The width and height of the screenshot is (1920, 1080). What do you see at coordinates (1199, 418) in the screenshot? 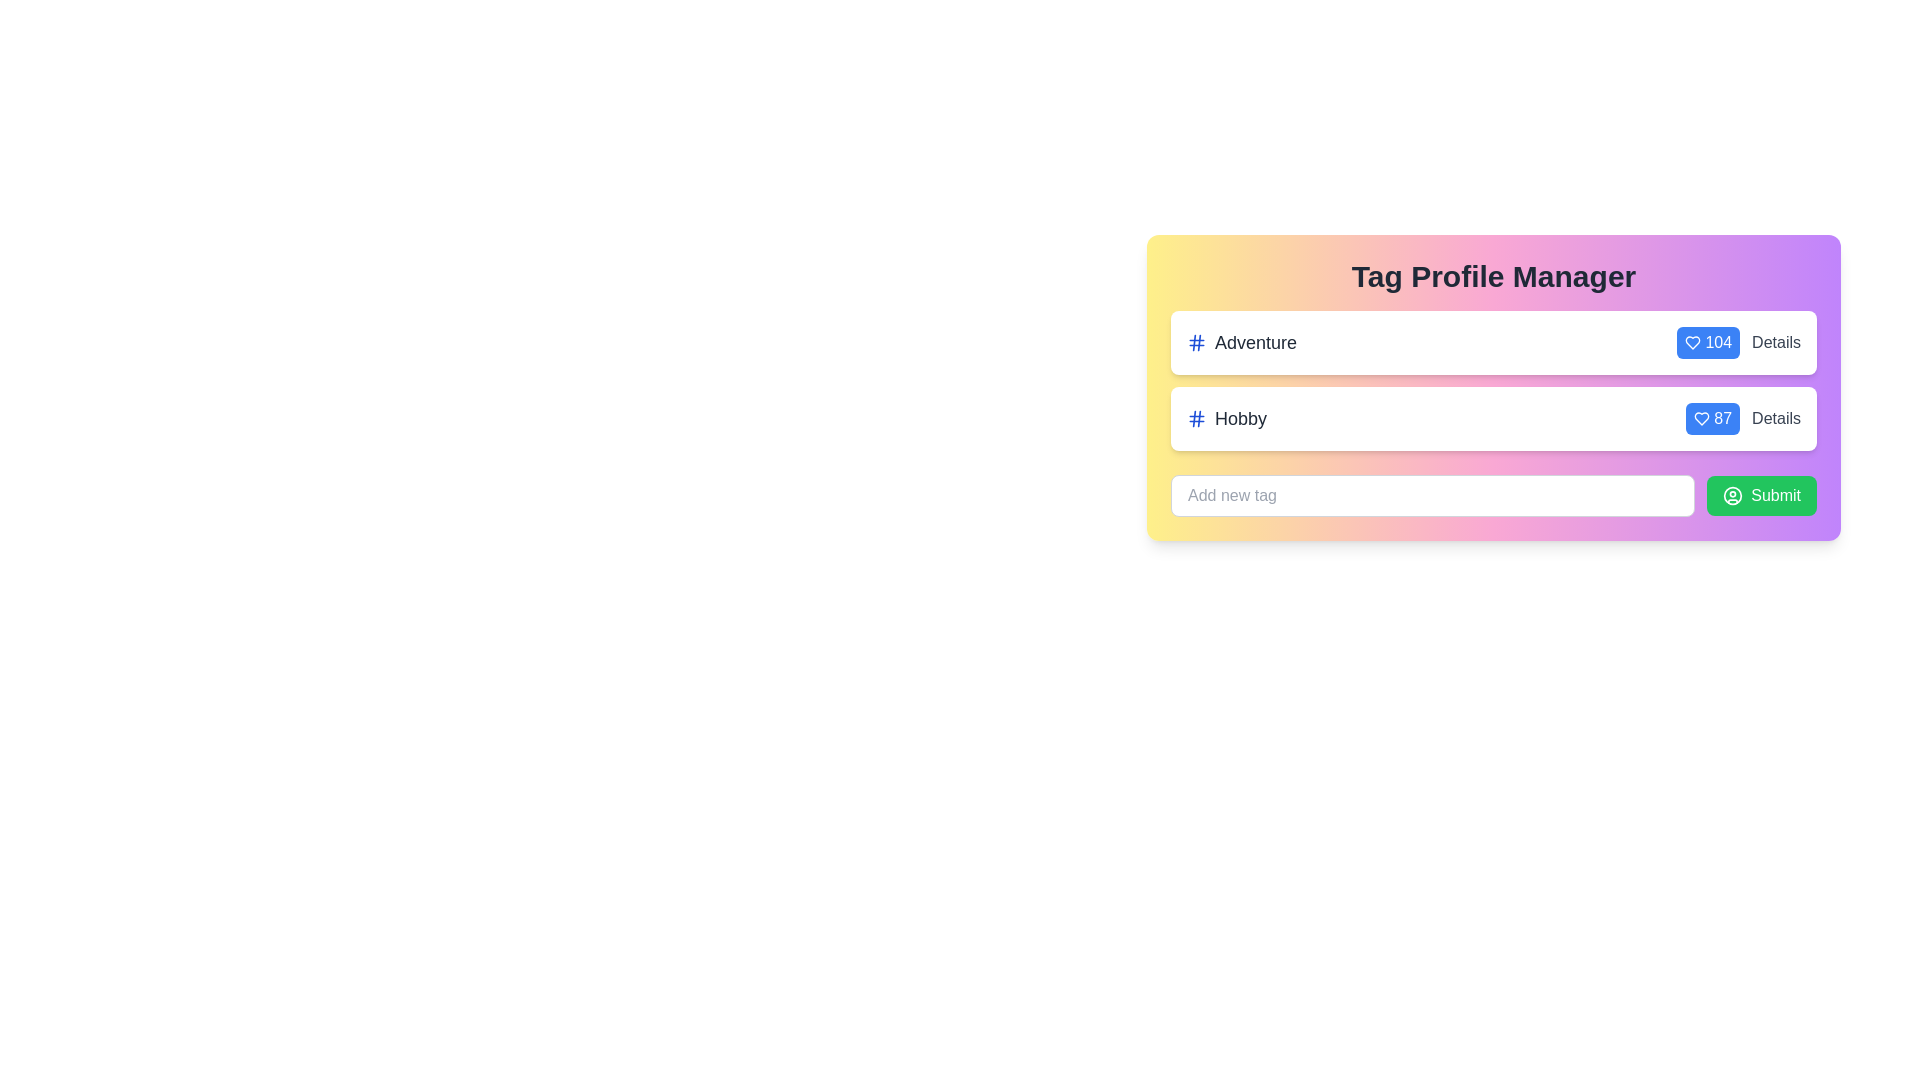
I see `right vertical line of the hashtag icon located near the 'Hobby' text within the second row of the tag list` at bounding box center [1199, 418].